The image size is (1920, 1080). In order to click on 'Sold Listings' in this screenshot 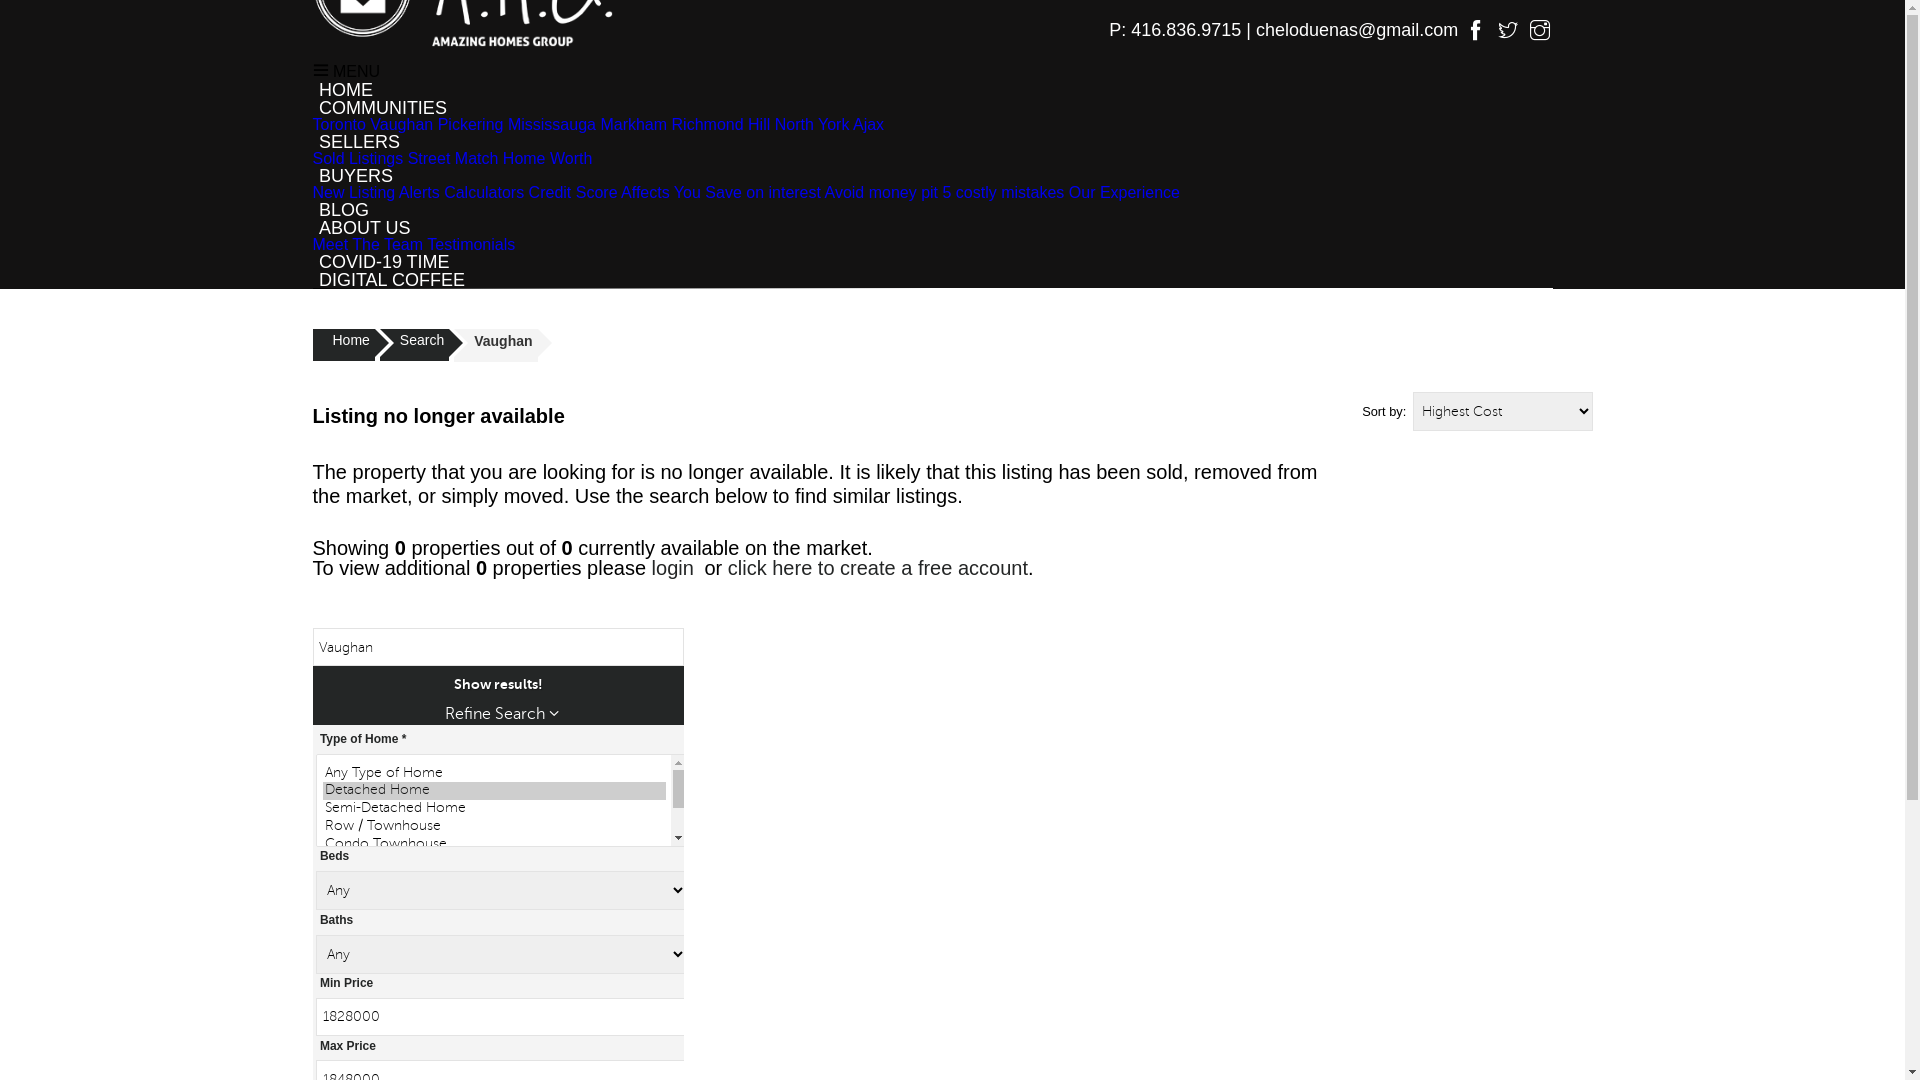, I will do `click(311, 157)`.